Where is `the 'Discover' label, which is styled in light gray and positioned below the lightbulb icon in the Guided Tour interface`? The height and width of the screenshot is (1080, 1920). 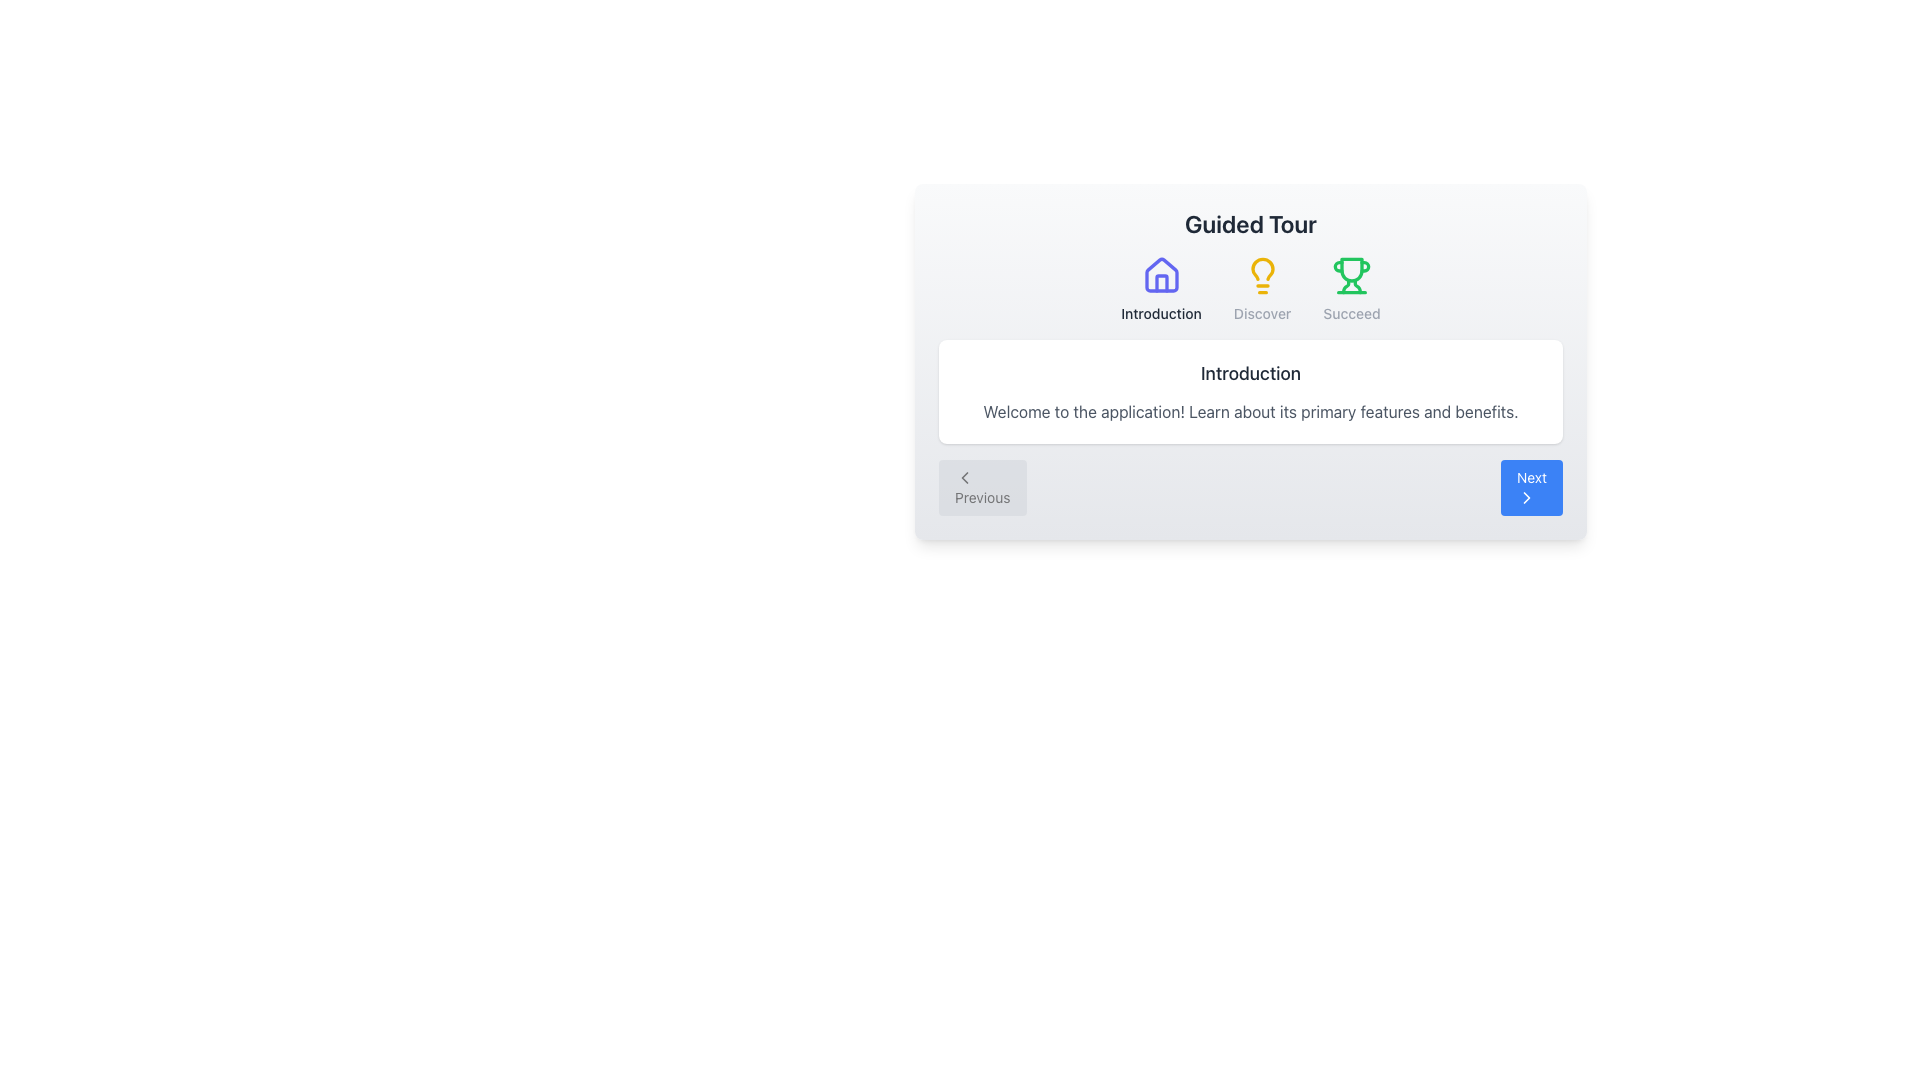 the 'Discover' label, which is styled in light gray and positioned below the lightbulb icon in the Guided Tour interface is located at coordinates (1261, 313).